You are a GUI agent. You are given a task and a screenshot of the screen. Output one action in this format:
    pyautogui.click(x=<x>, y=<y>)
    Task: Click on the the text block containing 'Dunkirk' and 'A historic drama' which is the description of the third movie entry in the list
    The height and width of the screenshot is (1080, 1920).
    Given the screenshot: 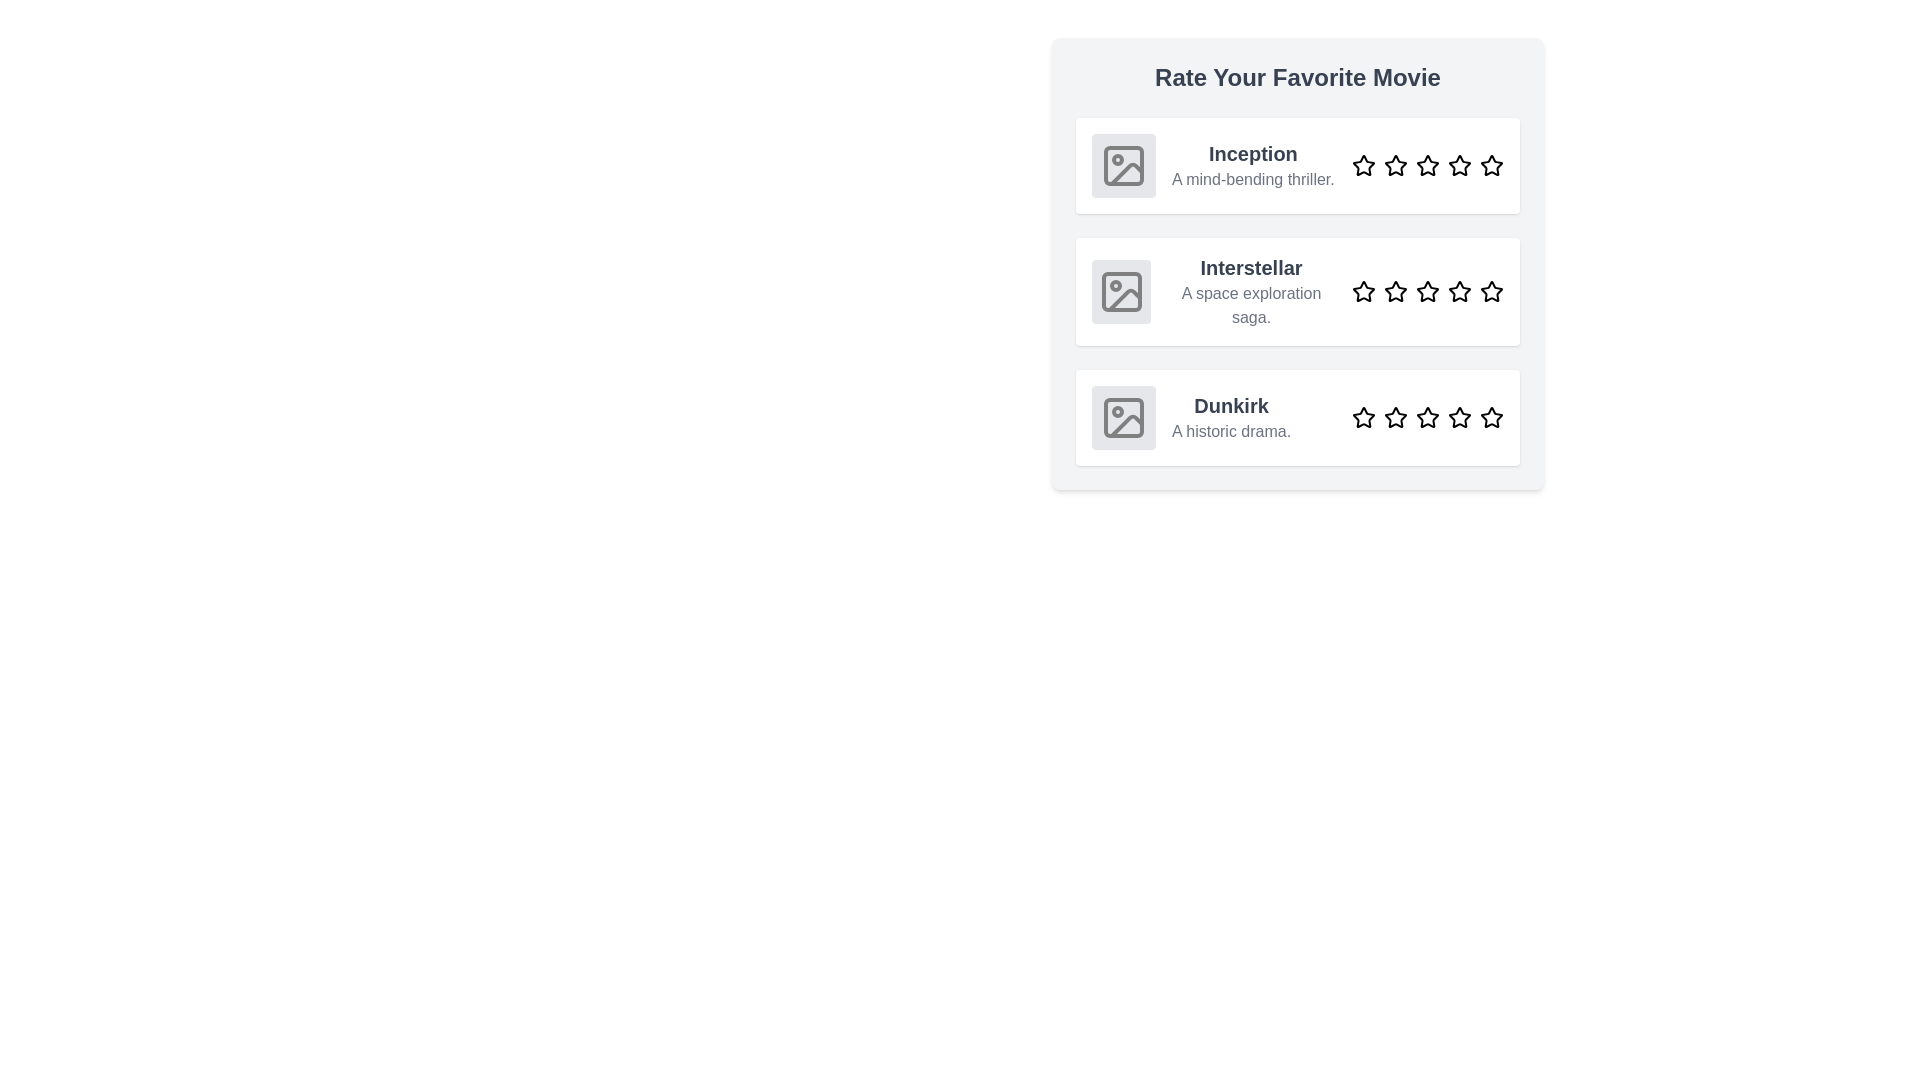 What is the action you would take?
    pyautogui.click(x=1230, y=416)
    